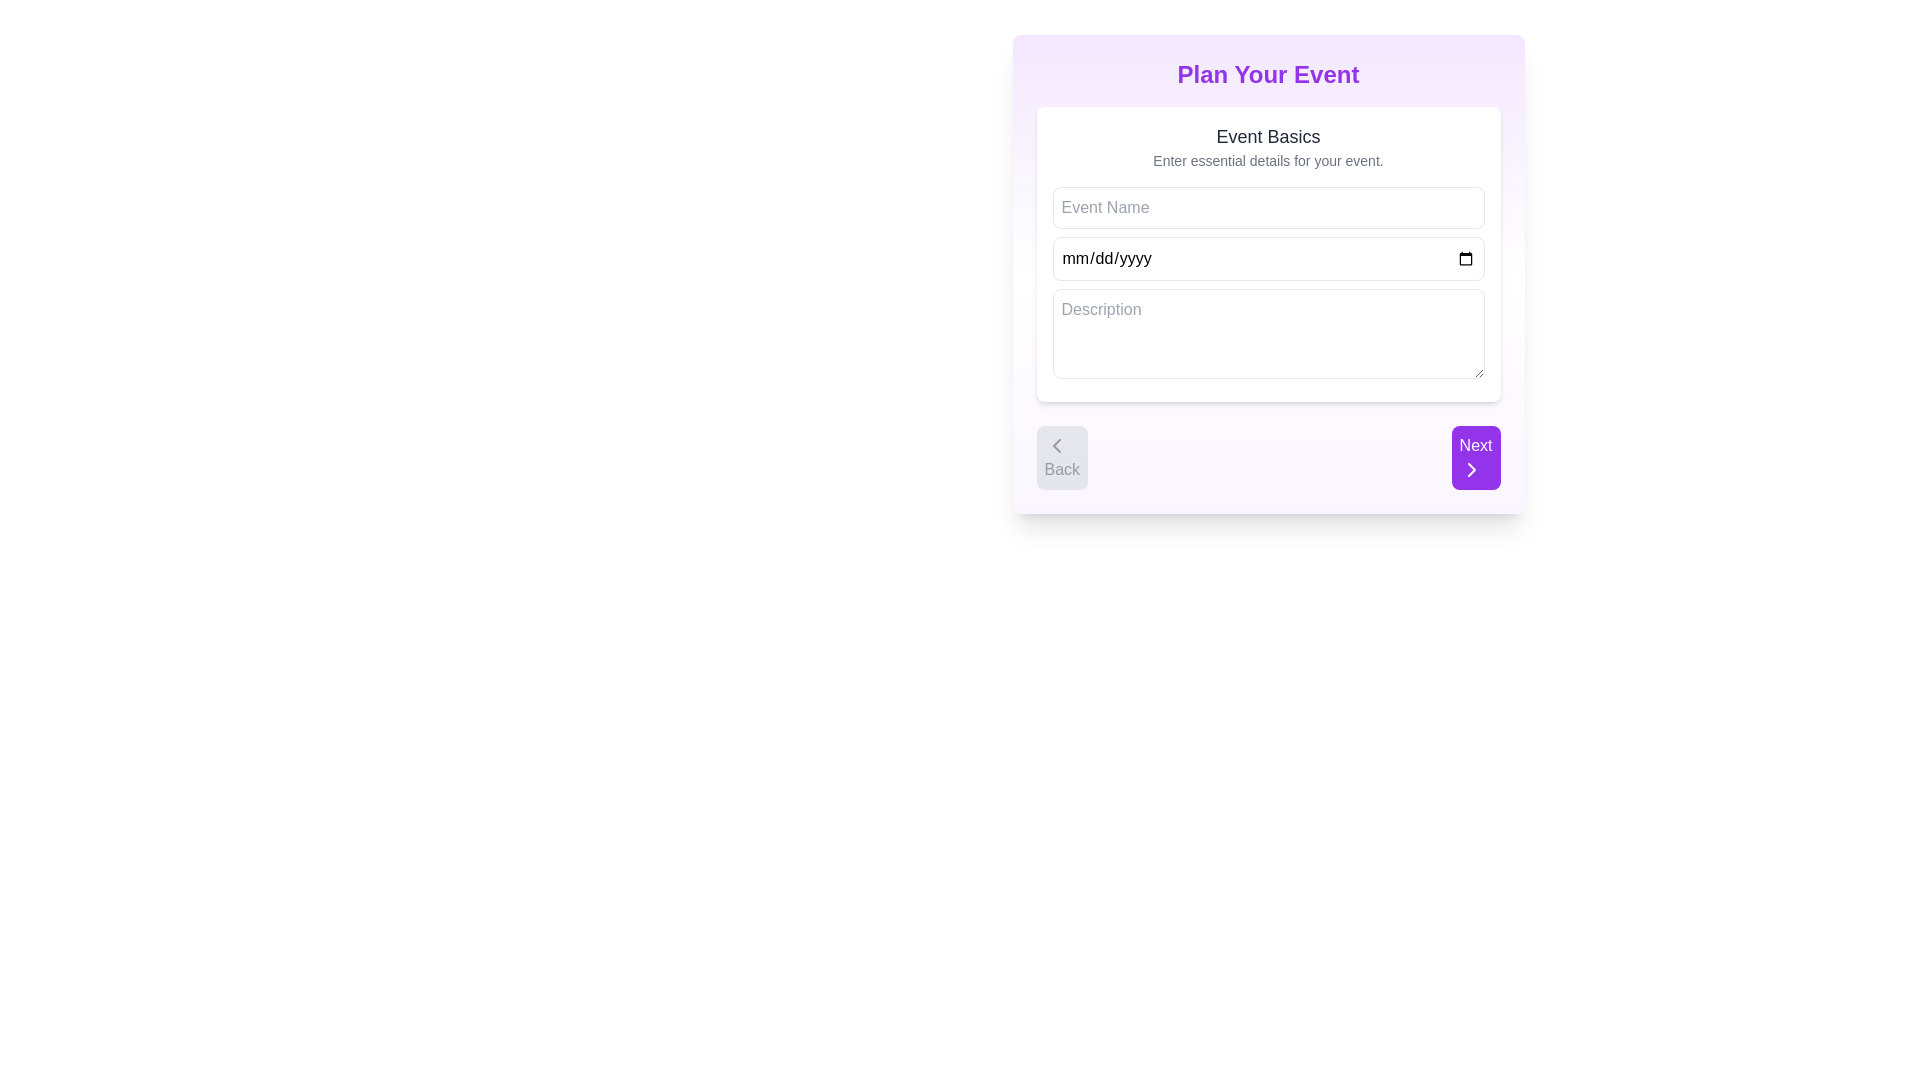  What do you see at coordinates (1476, 458) in the screenshot?
I see `the 'Next' button with a purple background and white text` at bounding box center [1476, 458].